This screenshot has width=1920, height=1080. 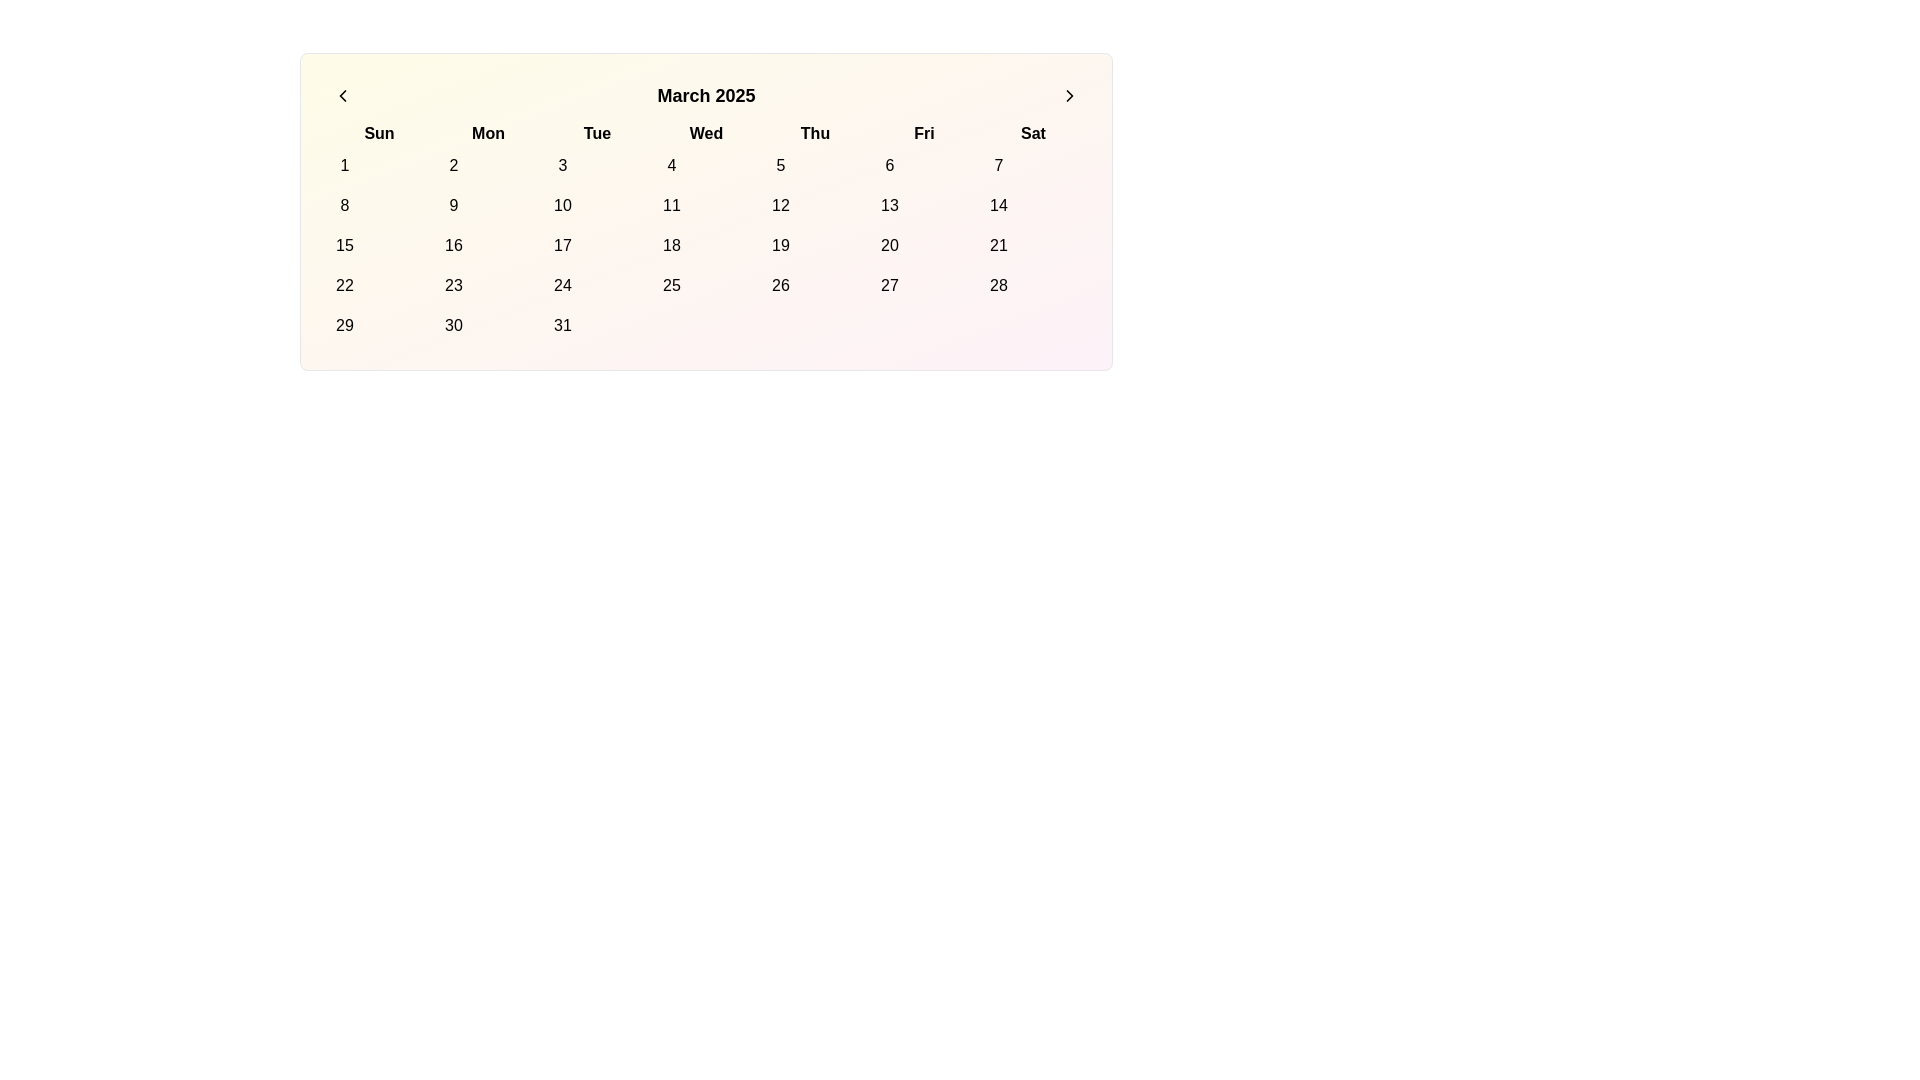 What do you see at coordinates (345, 325) in the screenshot?
I see `the calendar day button labeled '29'` at bounding box center [345, 325].